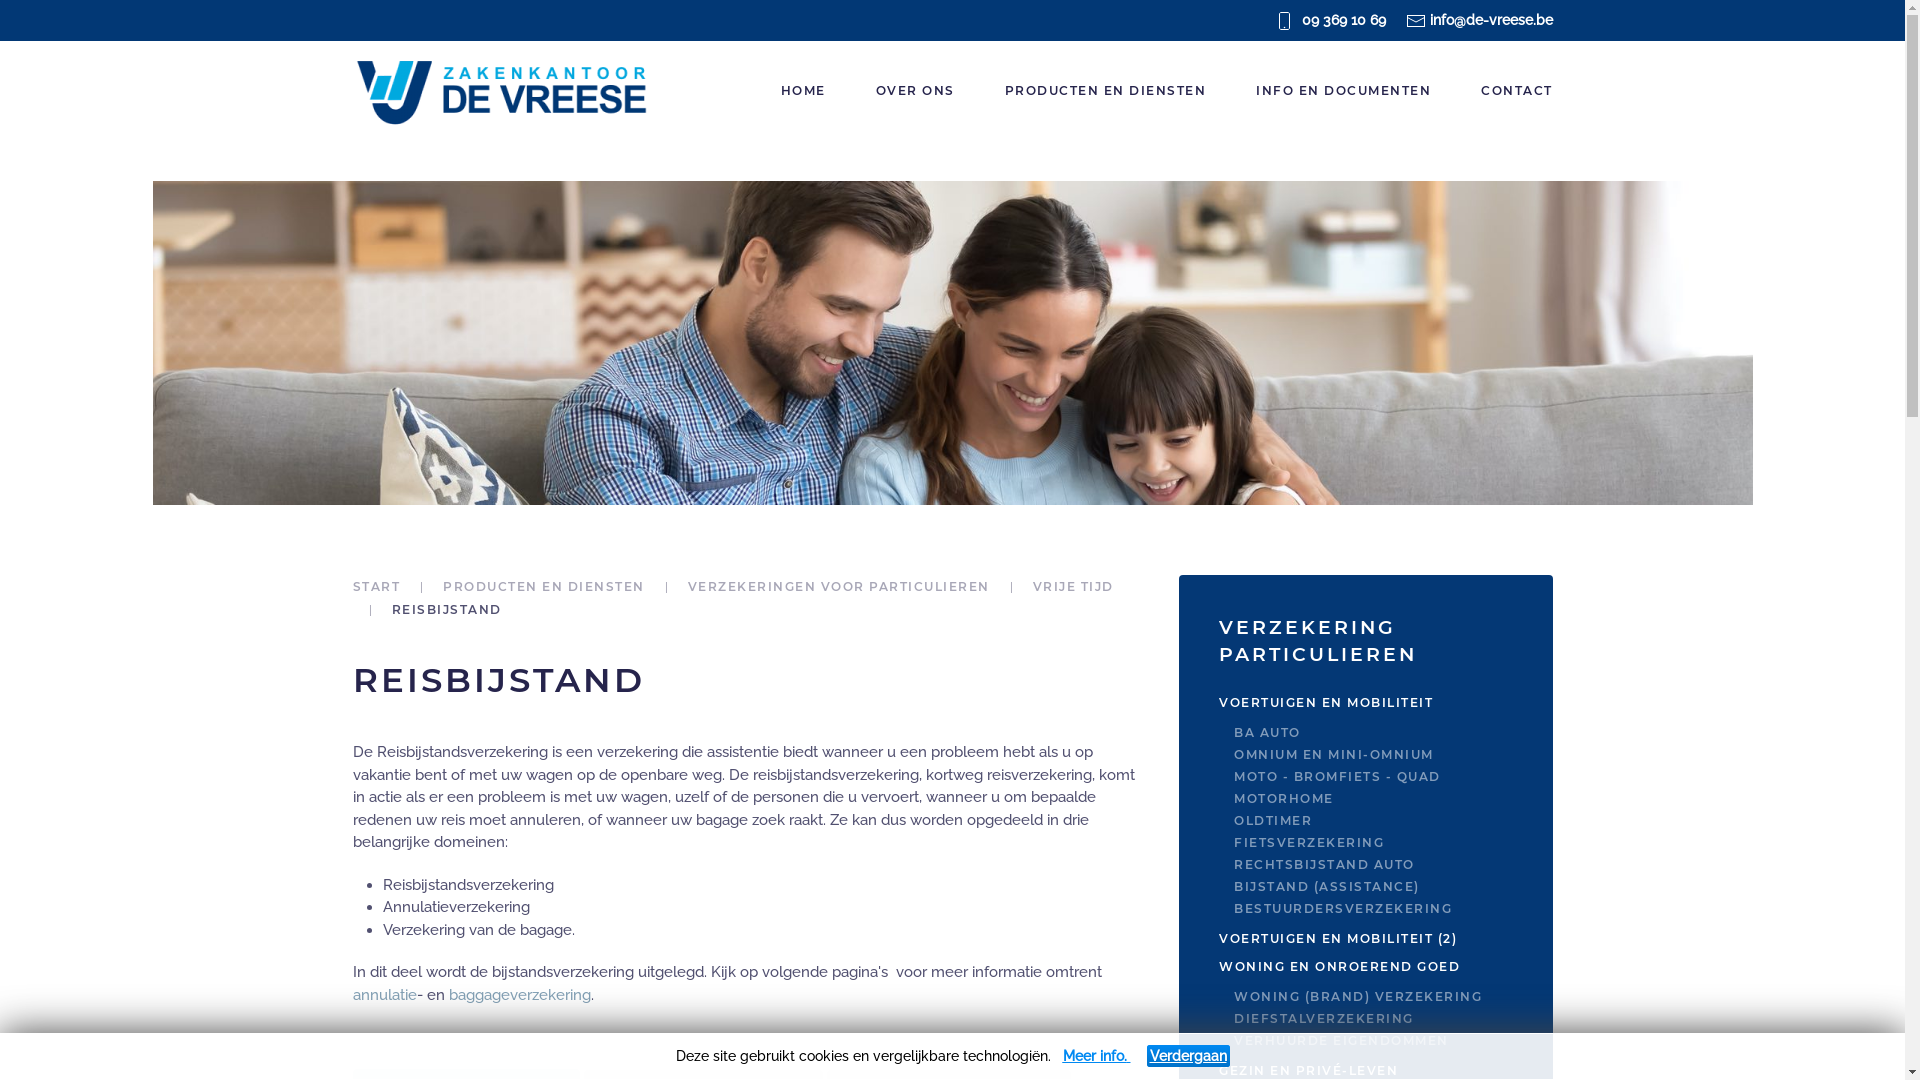 This screenshot has height=1080, width=1920. What do you see at coordinates (1232, 1040) in the screenshot?
I see `'VERHUURDE EIGENDOMMEN'` at bounding box center [1232, 1040].